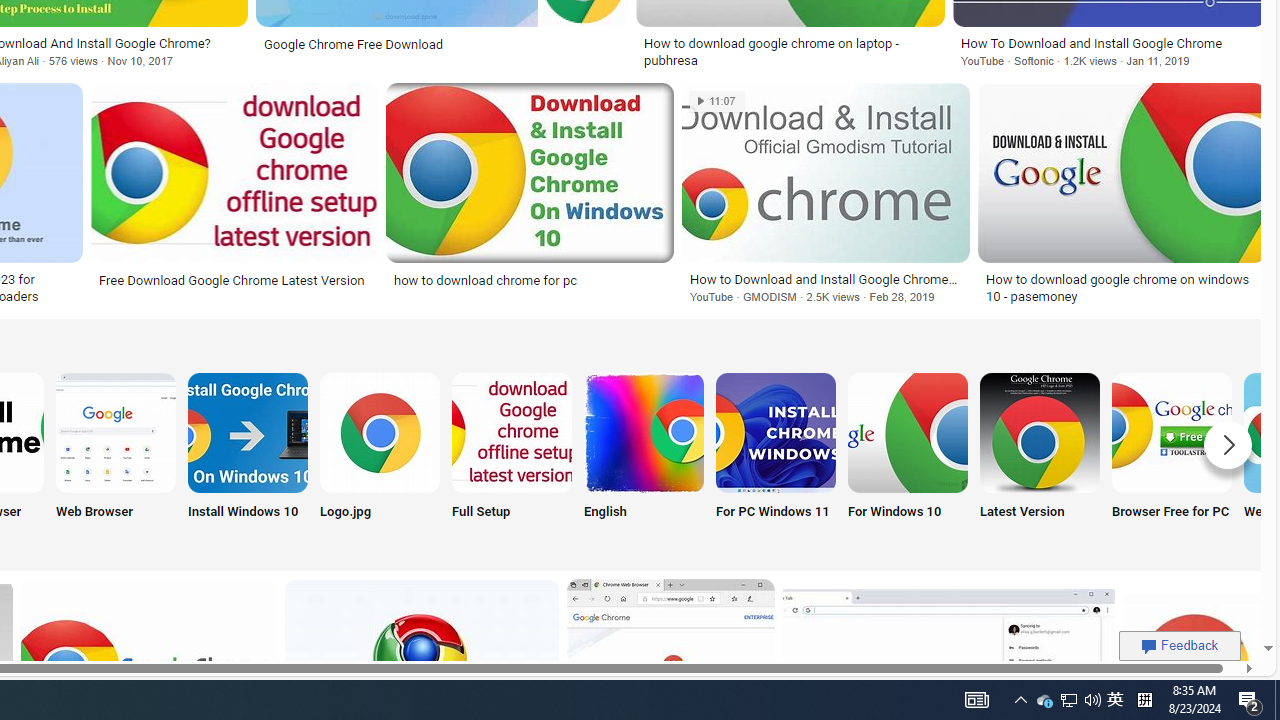 The image size is (1280, 720). What do you see at coordinates (485, 279) in the screenshot?
I see `'how to download chrome for pc'` at bounding box center [485, 279].